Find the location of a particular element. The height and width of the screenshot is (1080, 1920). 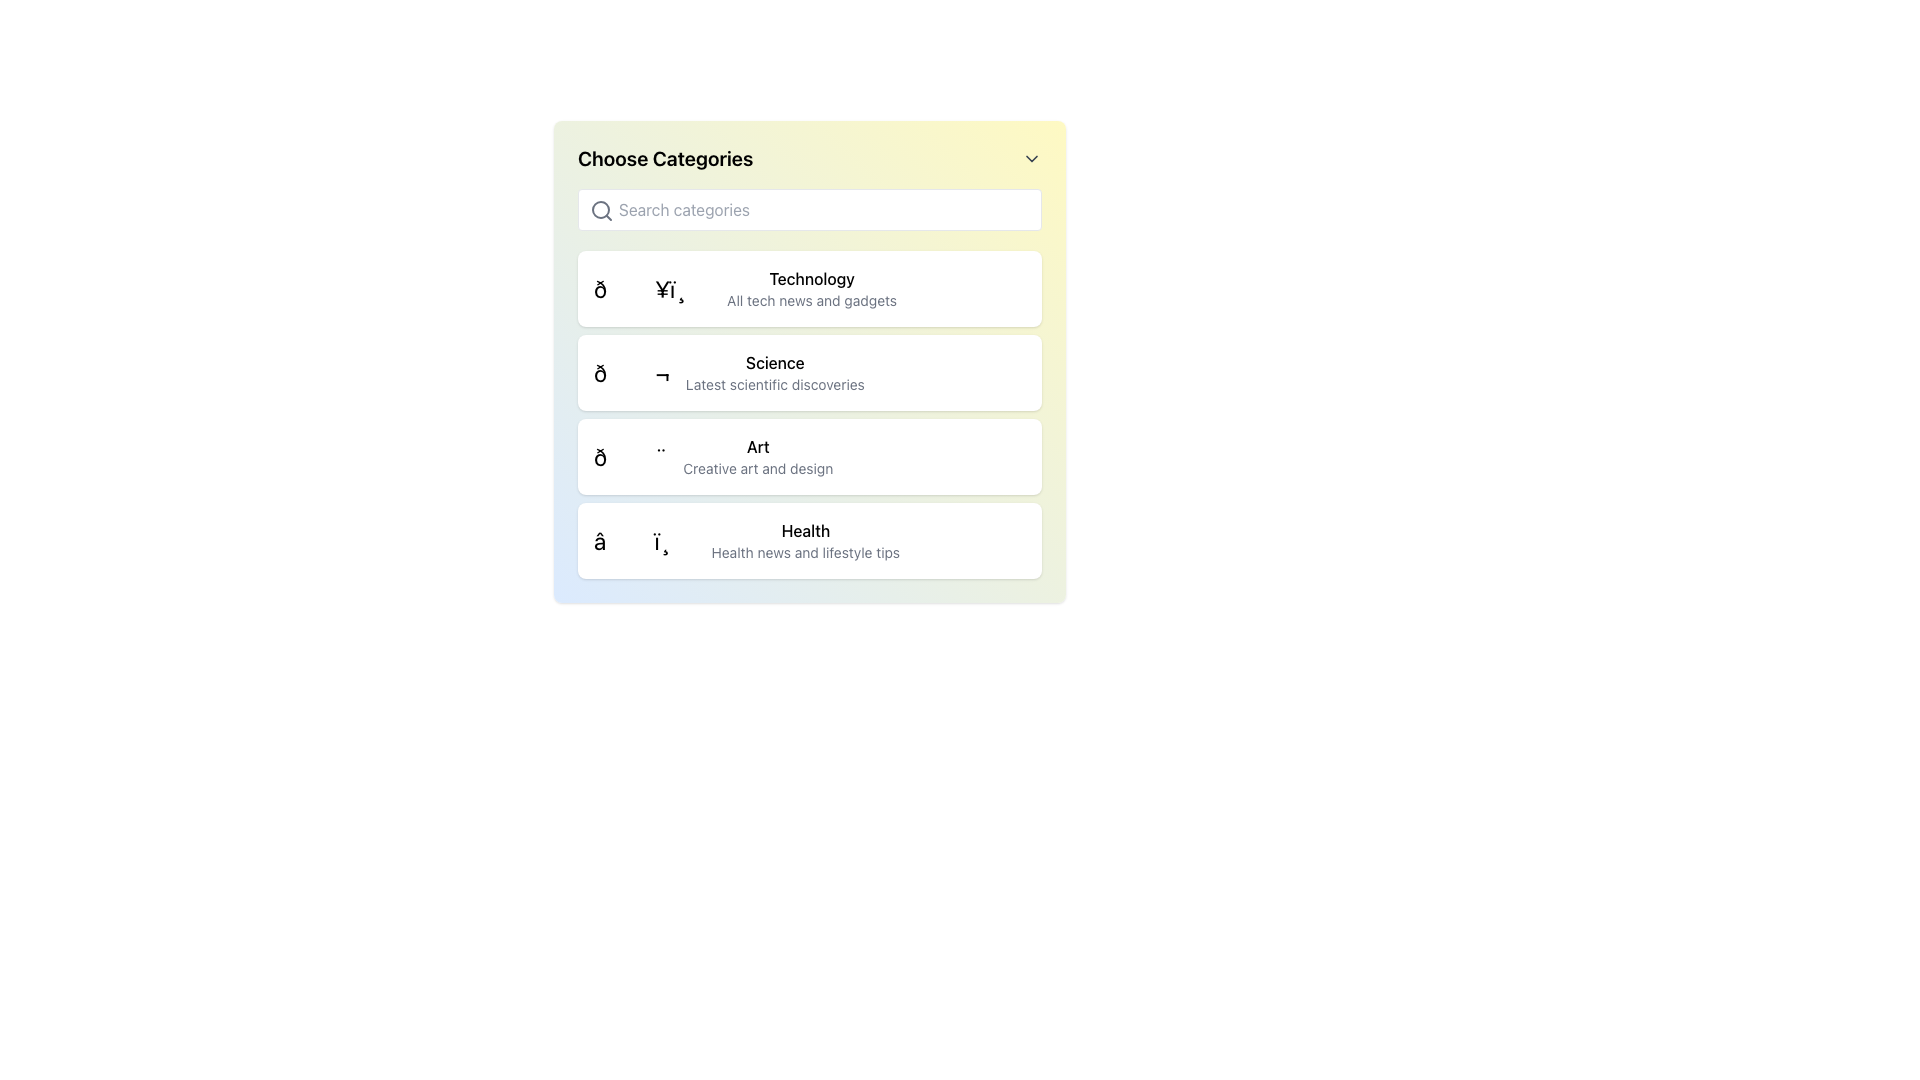

text label stating 'Health news and lifestyle tips' which is centrally aligned below the 'Health' title in the fourth entry of the category list is located at coordinates (805, 552).